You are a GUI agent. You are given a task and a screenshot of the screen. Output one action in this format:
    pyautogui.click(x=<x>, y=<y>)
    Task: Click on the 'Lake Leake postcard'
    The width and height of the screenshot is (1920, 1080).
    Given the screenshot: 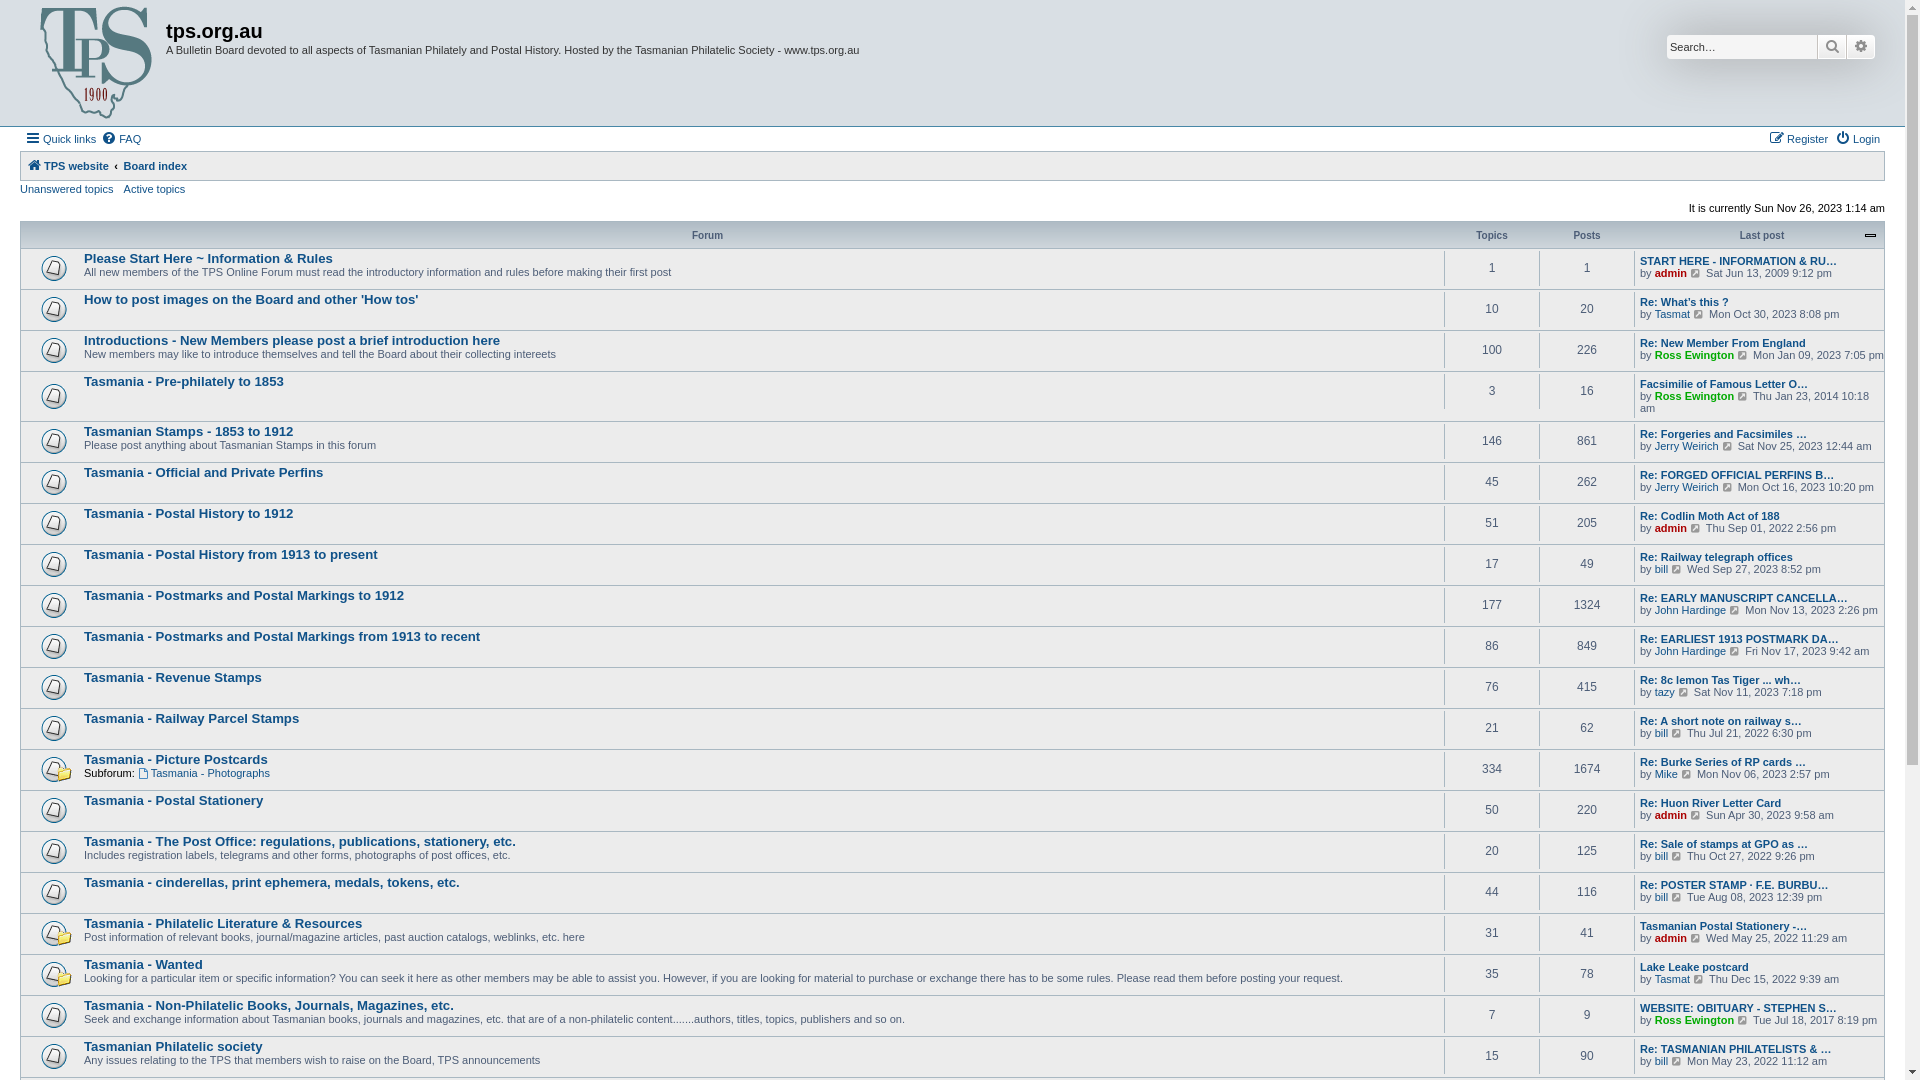 What is the action you would take?
    pyautogui.click(x=1693, y=966)
    